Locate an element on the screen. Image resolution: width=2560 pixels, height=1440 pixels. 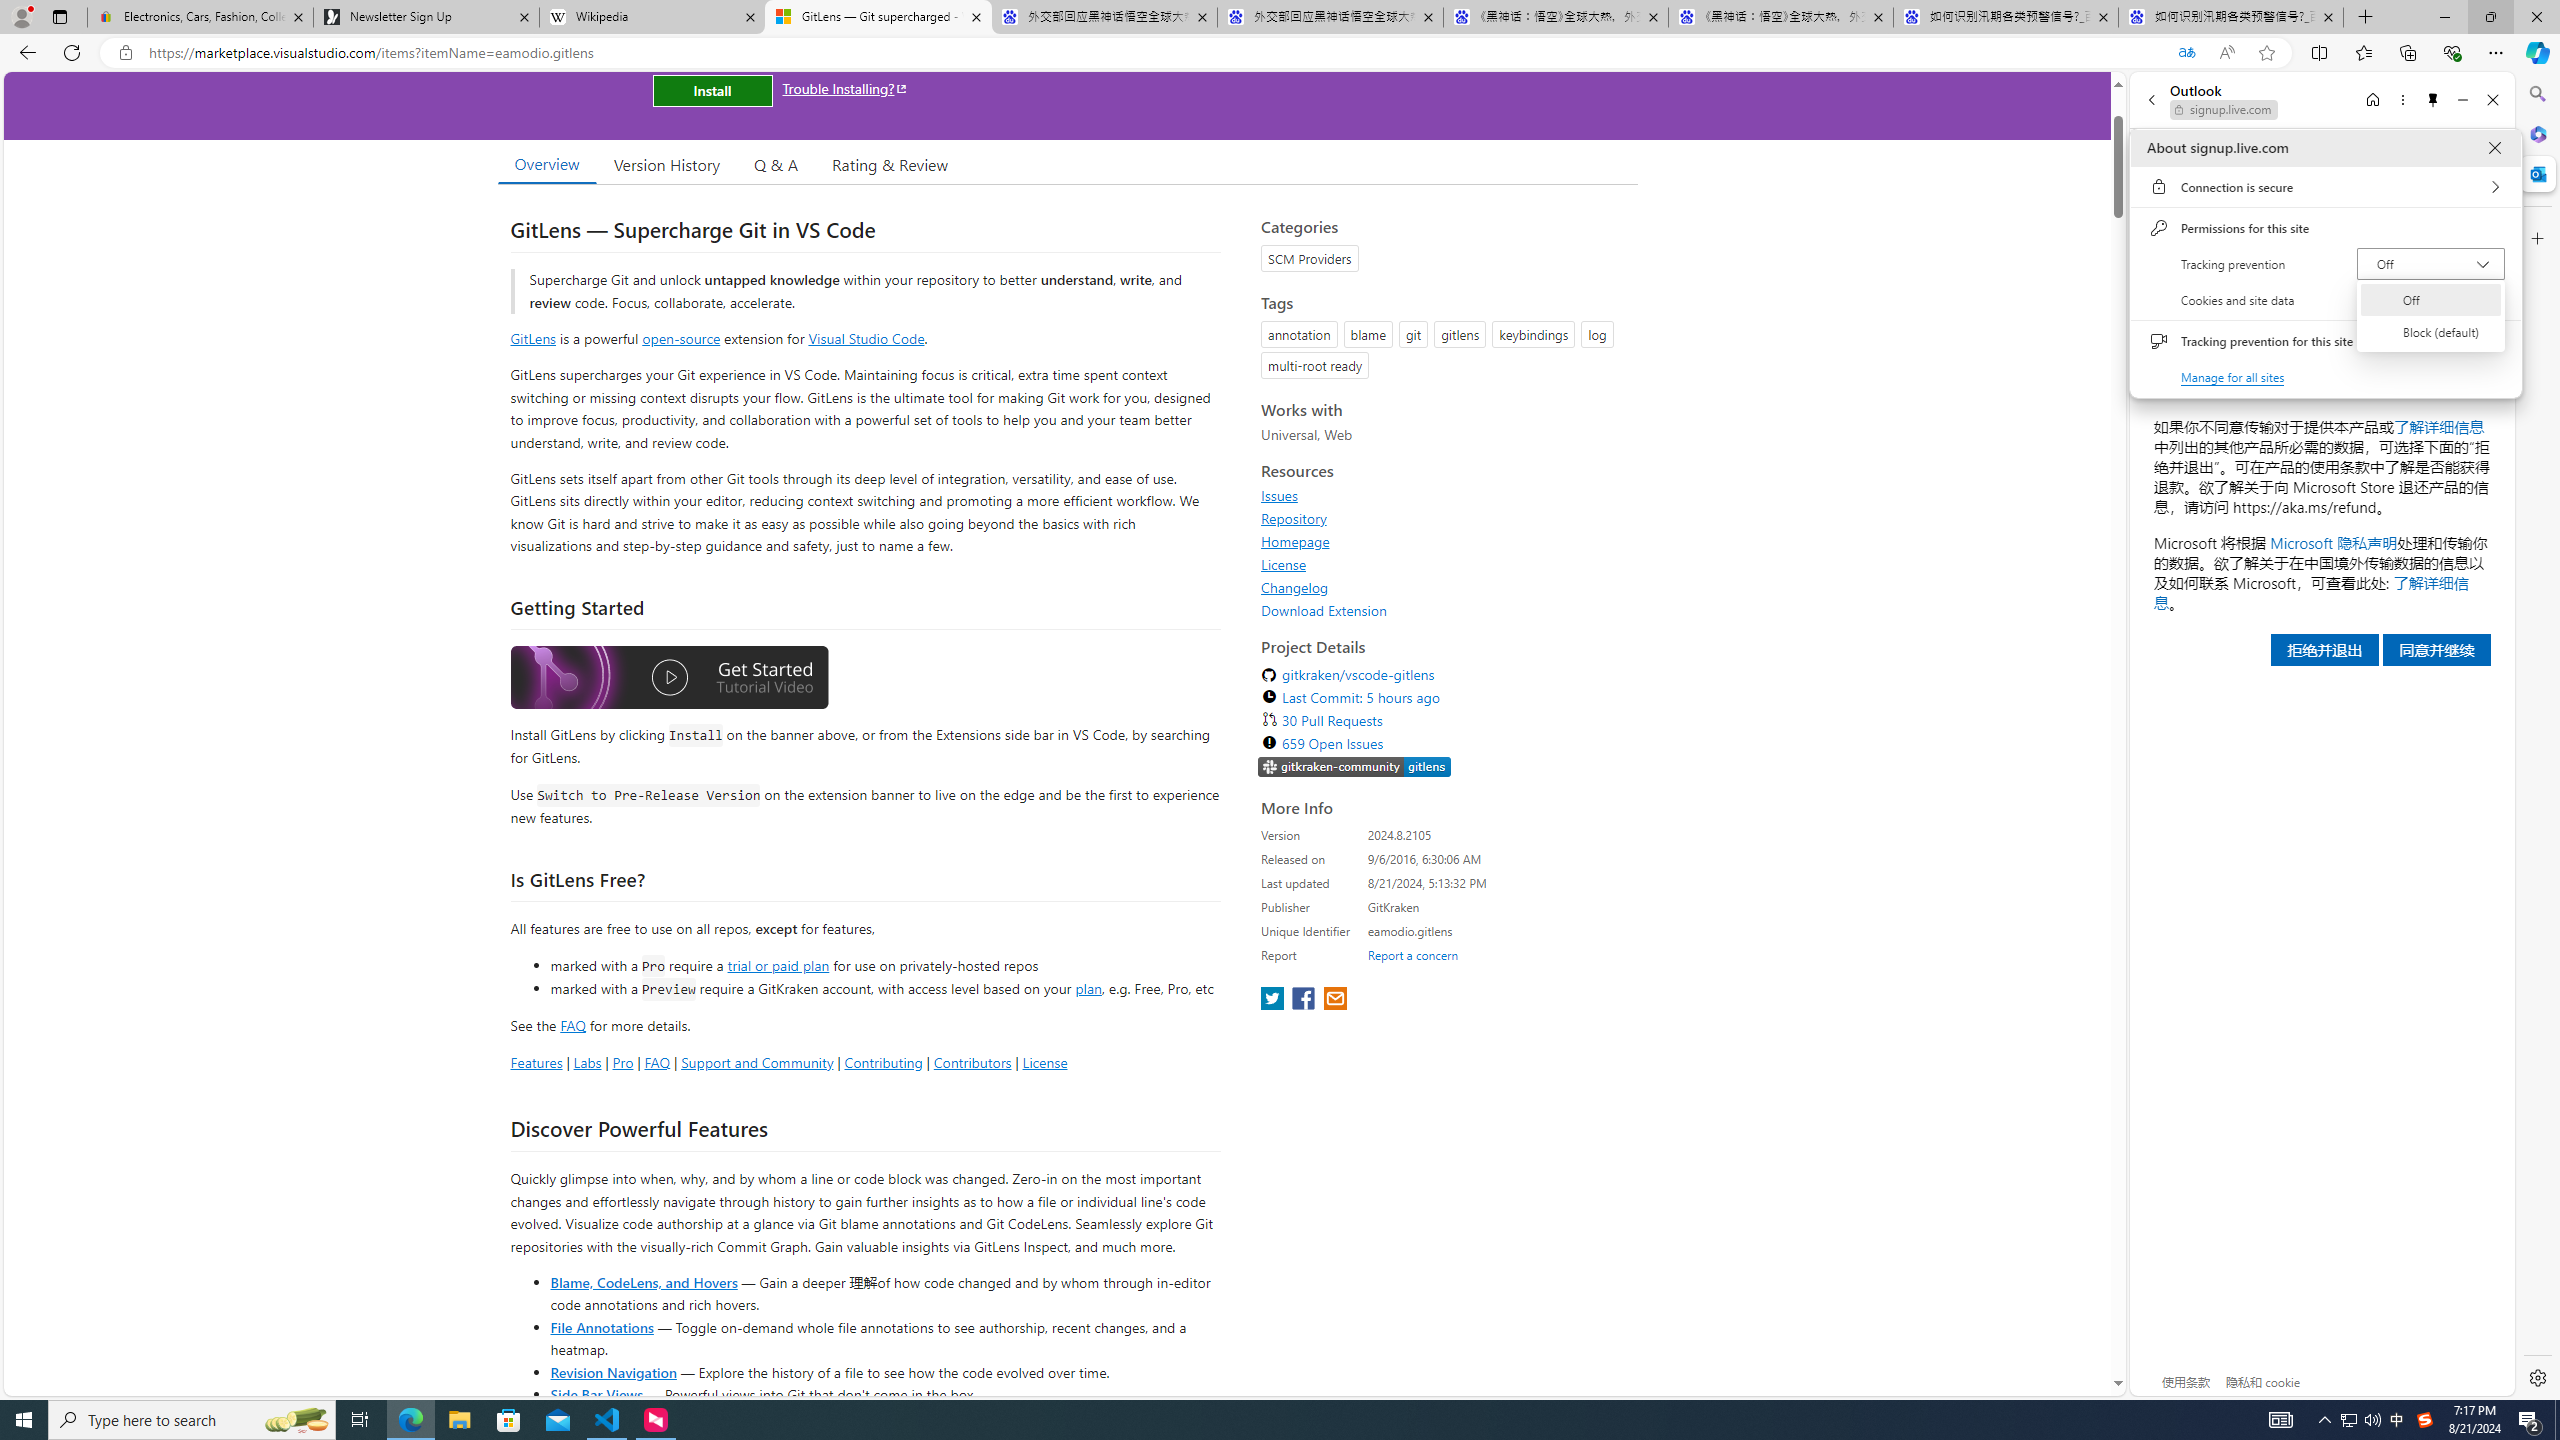
'Tracking prevention Off' is located at coordinates (2431, 263).